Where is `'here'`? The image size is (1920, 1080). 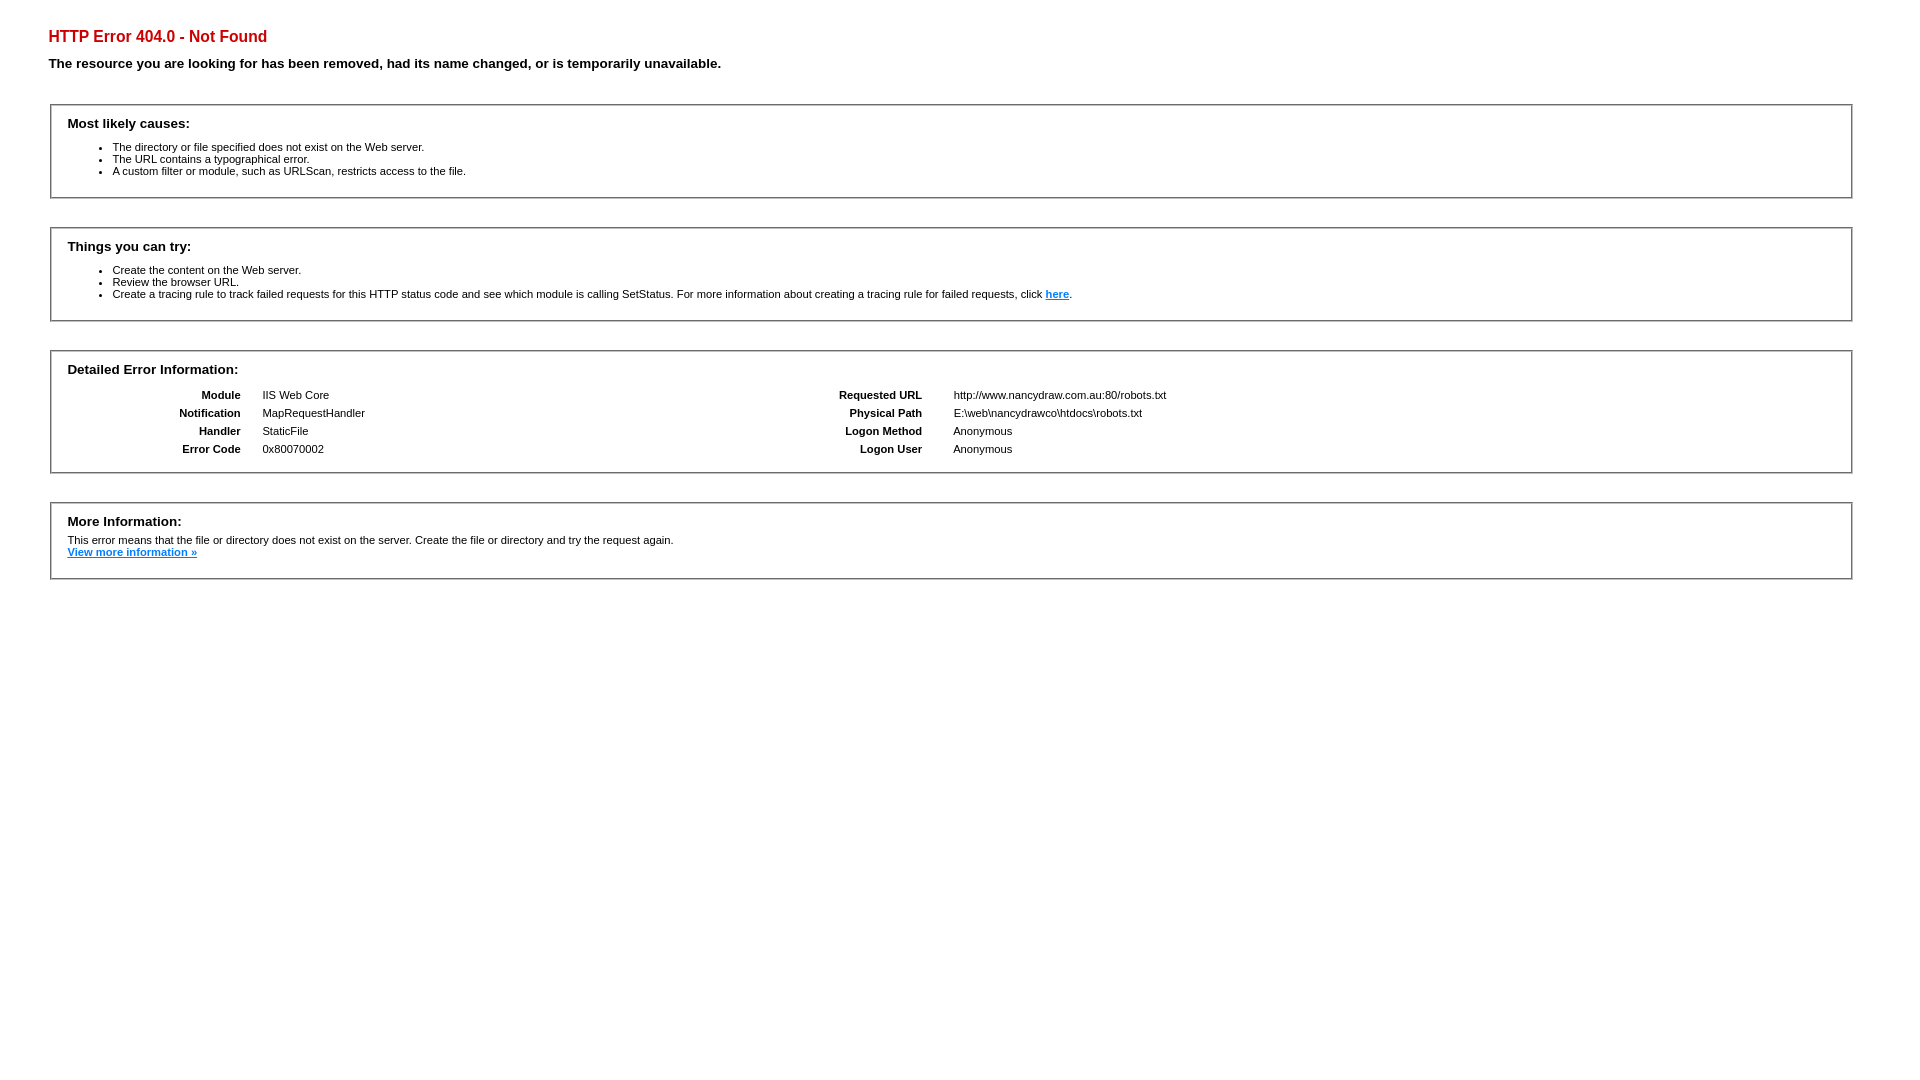
'here' is located at coordinates (1045, 293).